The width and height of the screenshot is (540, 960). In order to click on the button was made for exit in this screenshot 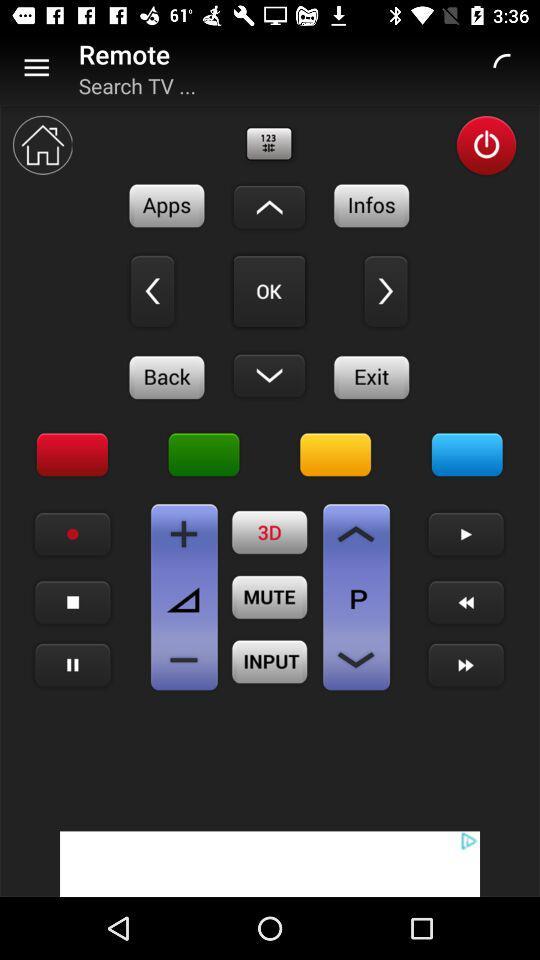, I will do `click(372, 376)`.